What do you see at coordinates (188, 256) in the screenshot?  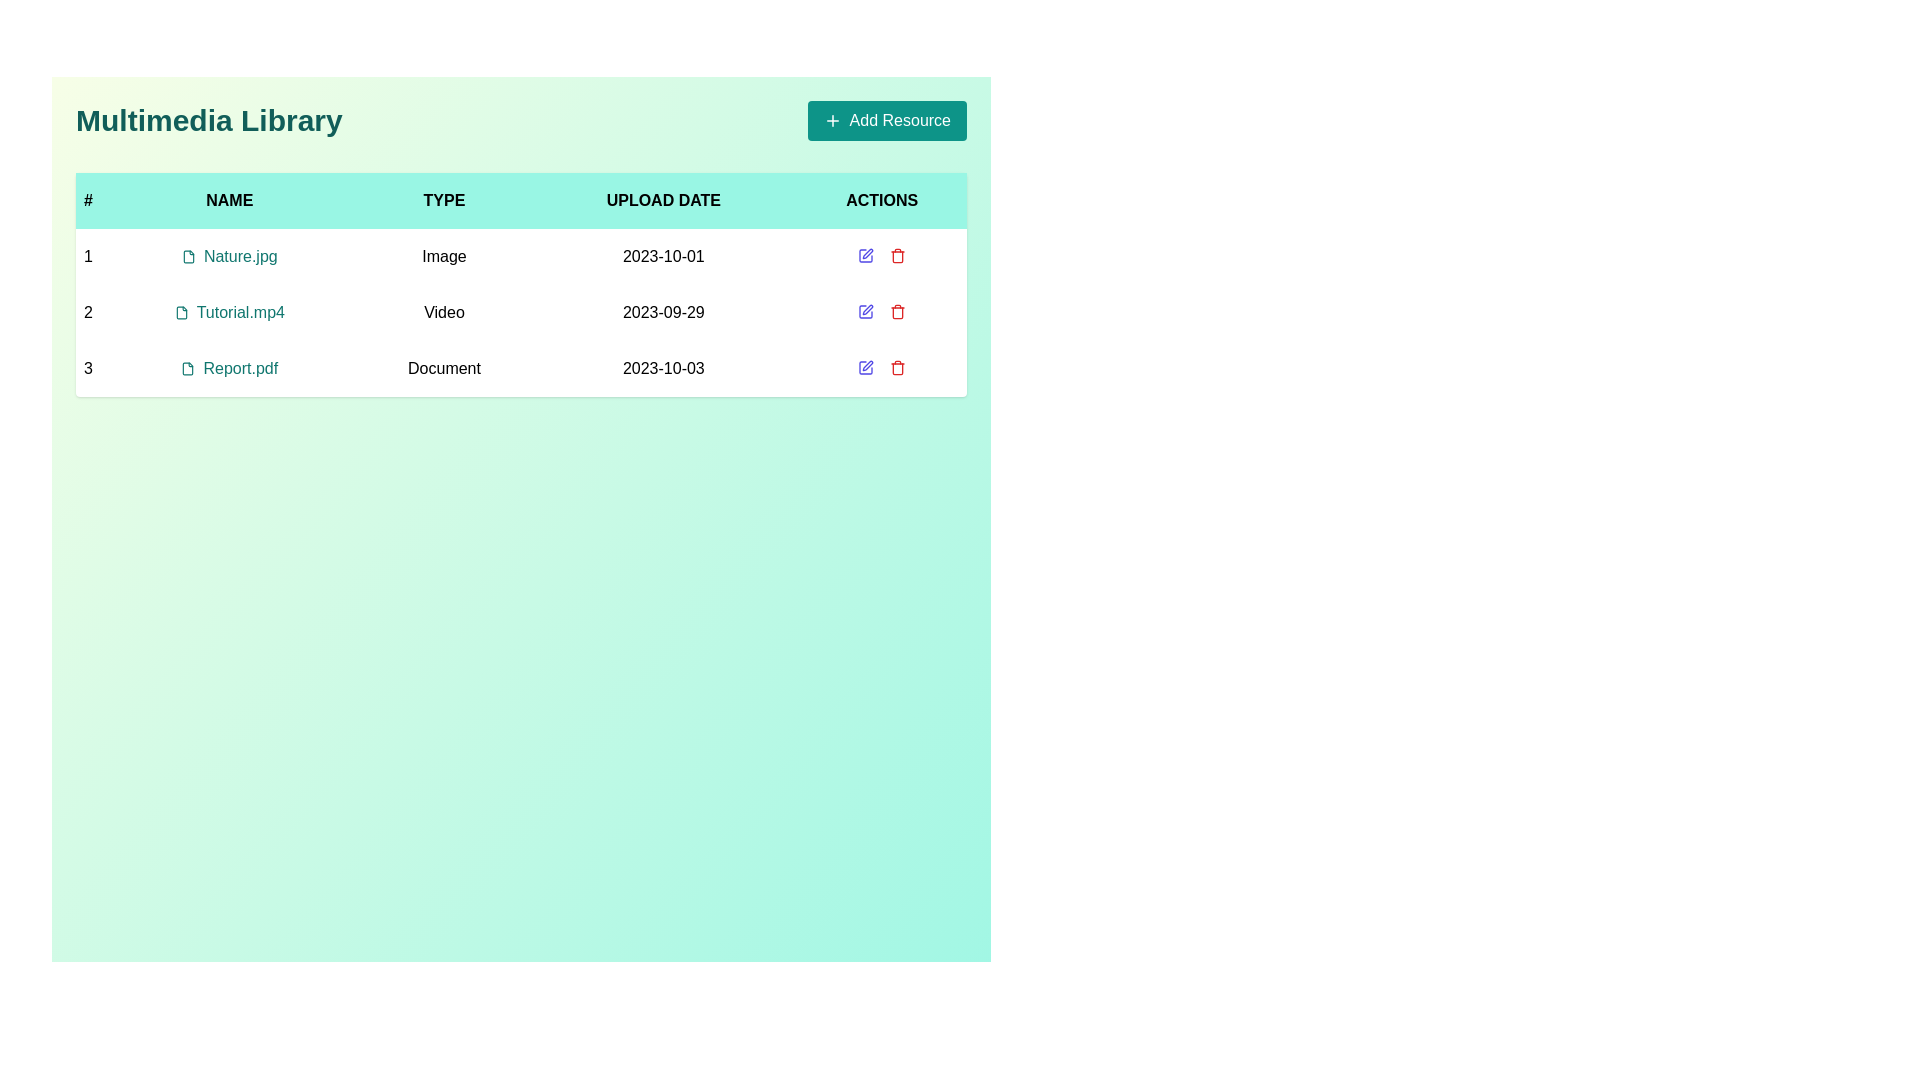 I see `the SVG-based icon representing the image file 'Nature.jpg' in the first row of the 'Multimedia Library' table` at bounding box center [188, 256].